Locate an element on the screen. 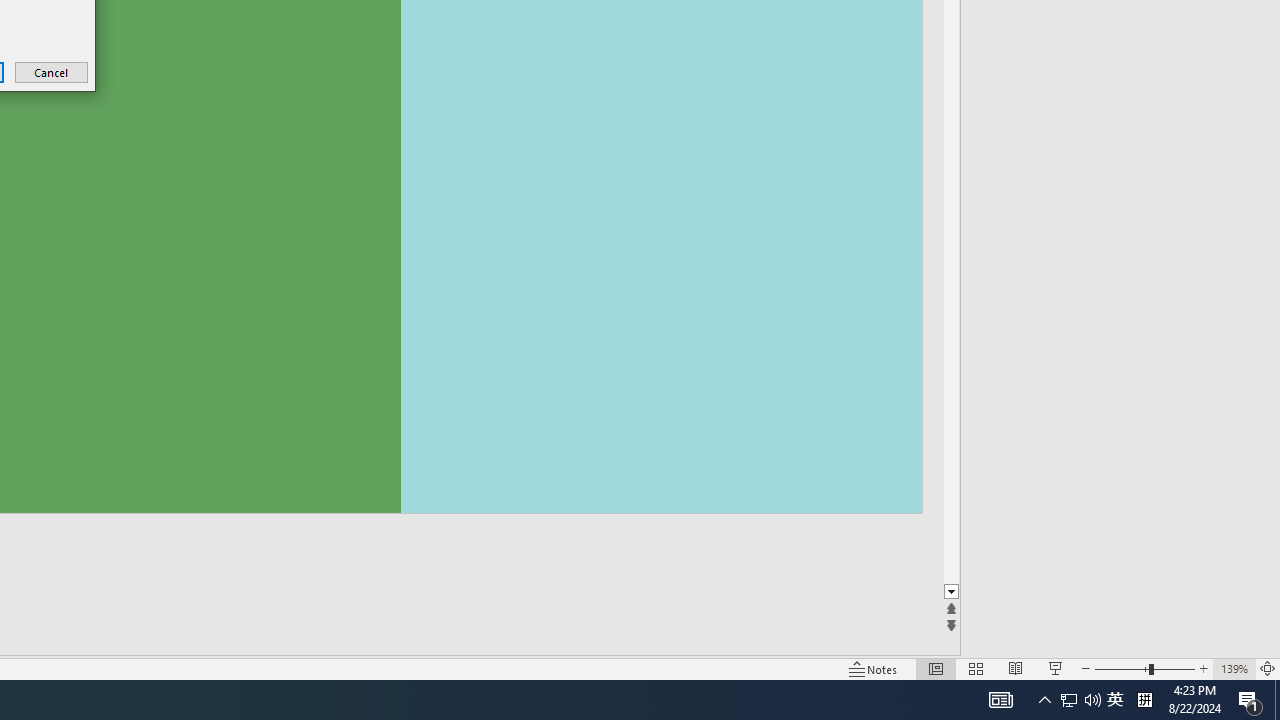  'Notification Chevron' is located at coordinates (1015, 669).